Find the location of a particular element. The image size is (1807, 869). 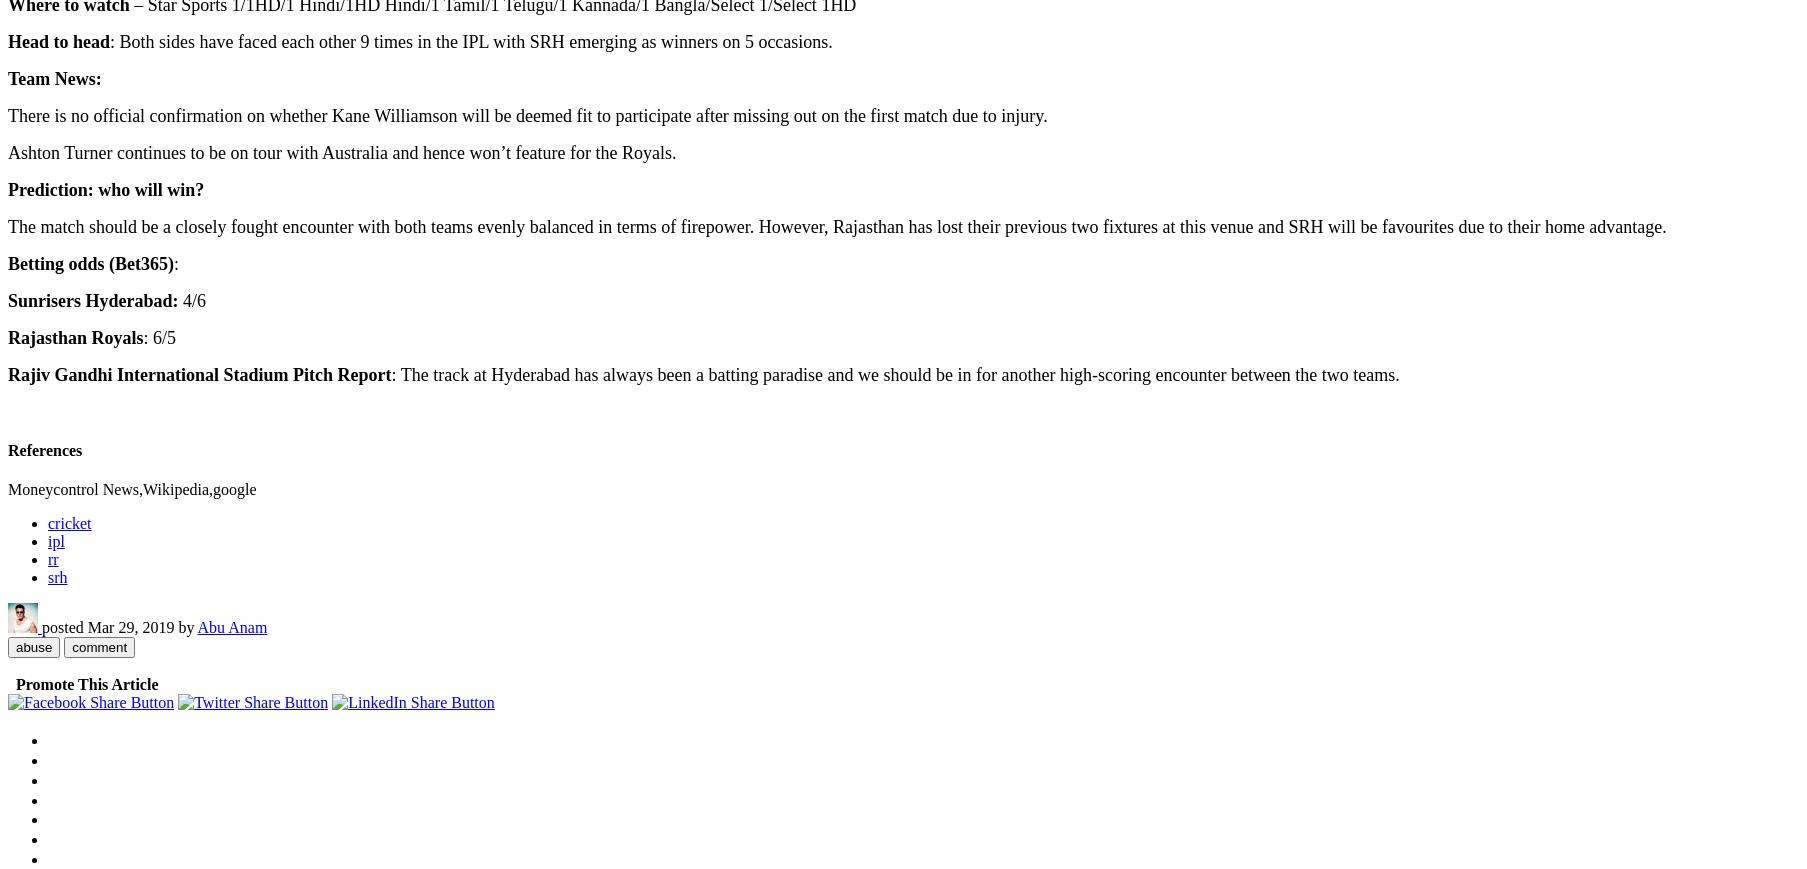

'cricket' is located at coordinates (69, 522).